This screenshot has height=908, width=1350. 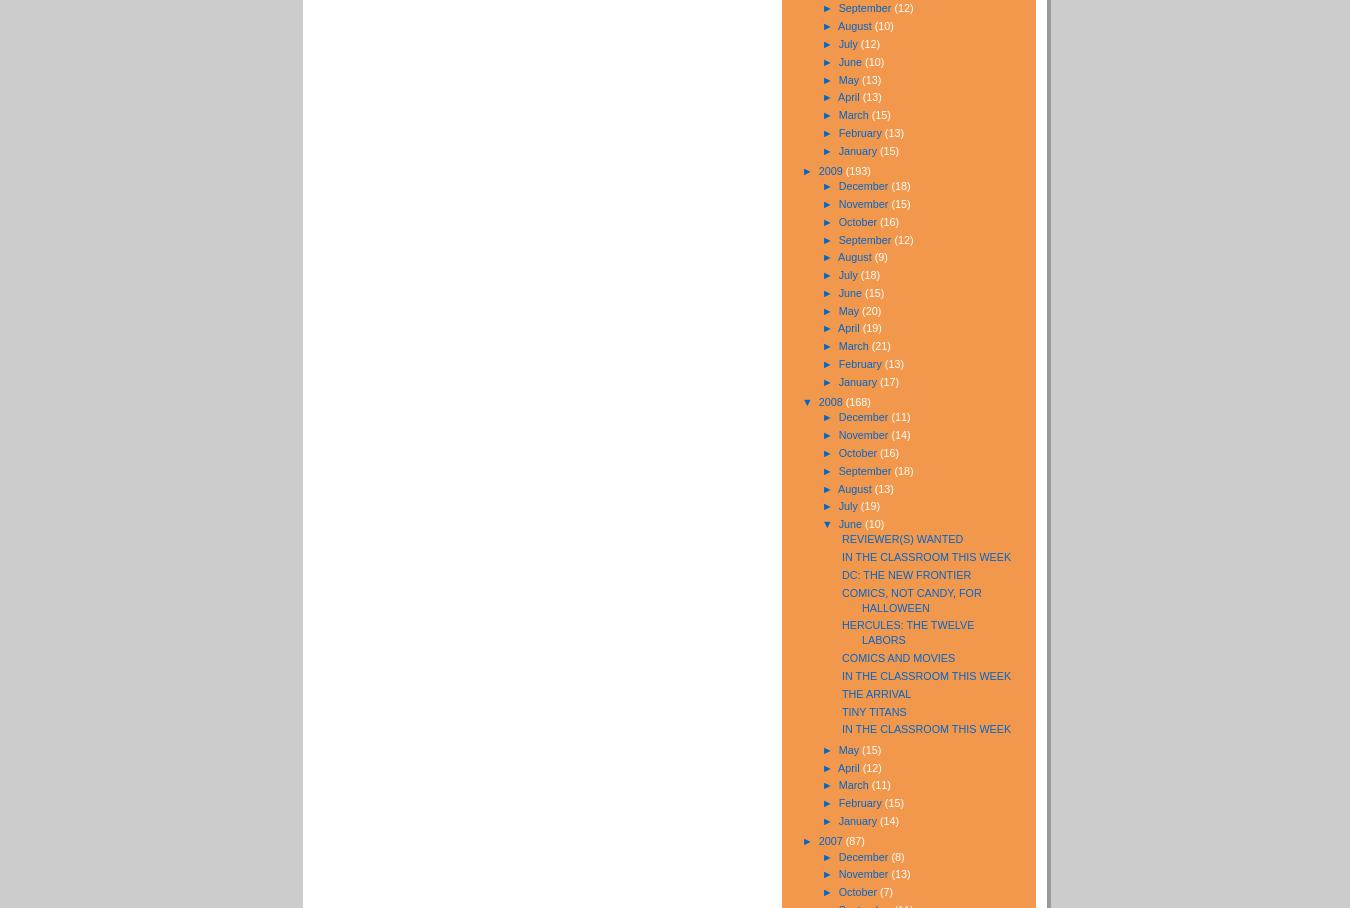 I want to click on '(193)', so click(x=857, y=169).